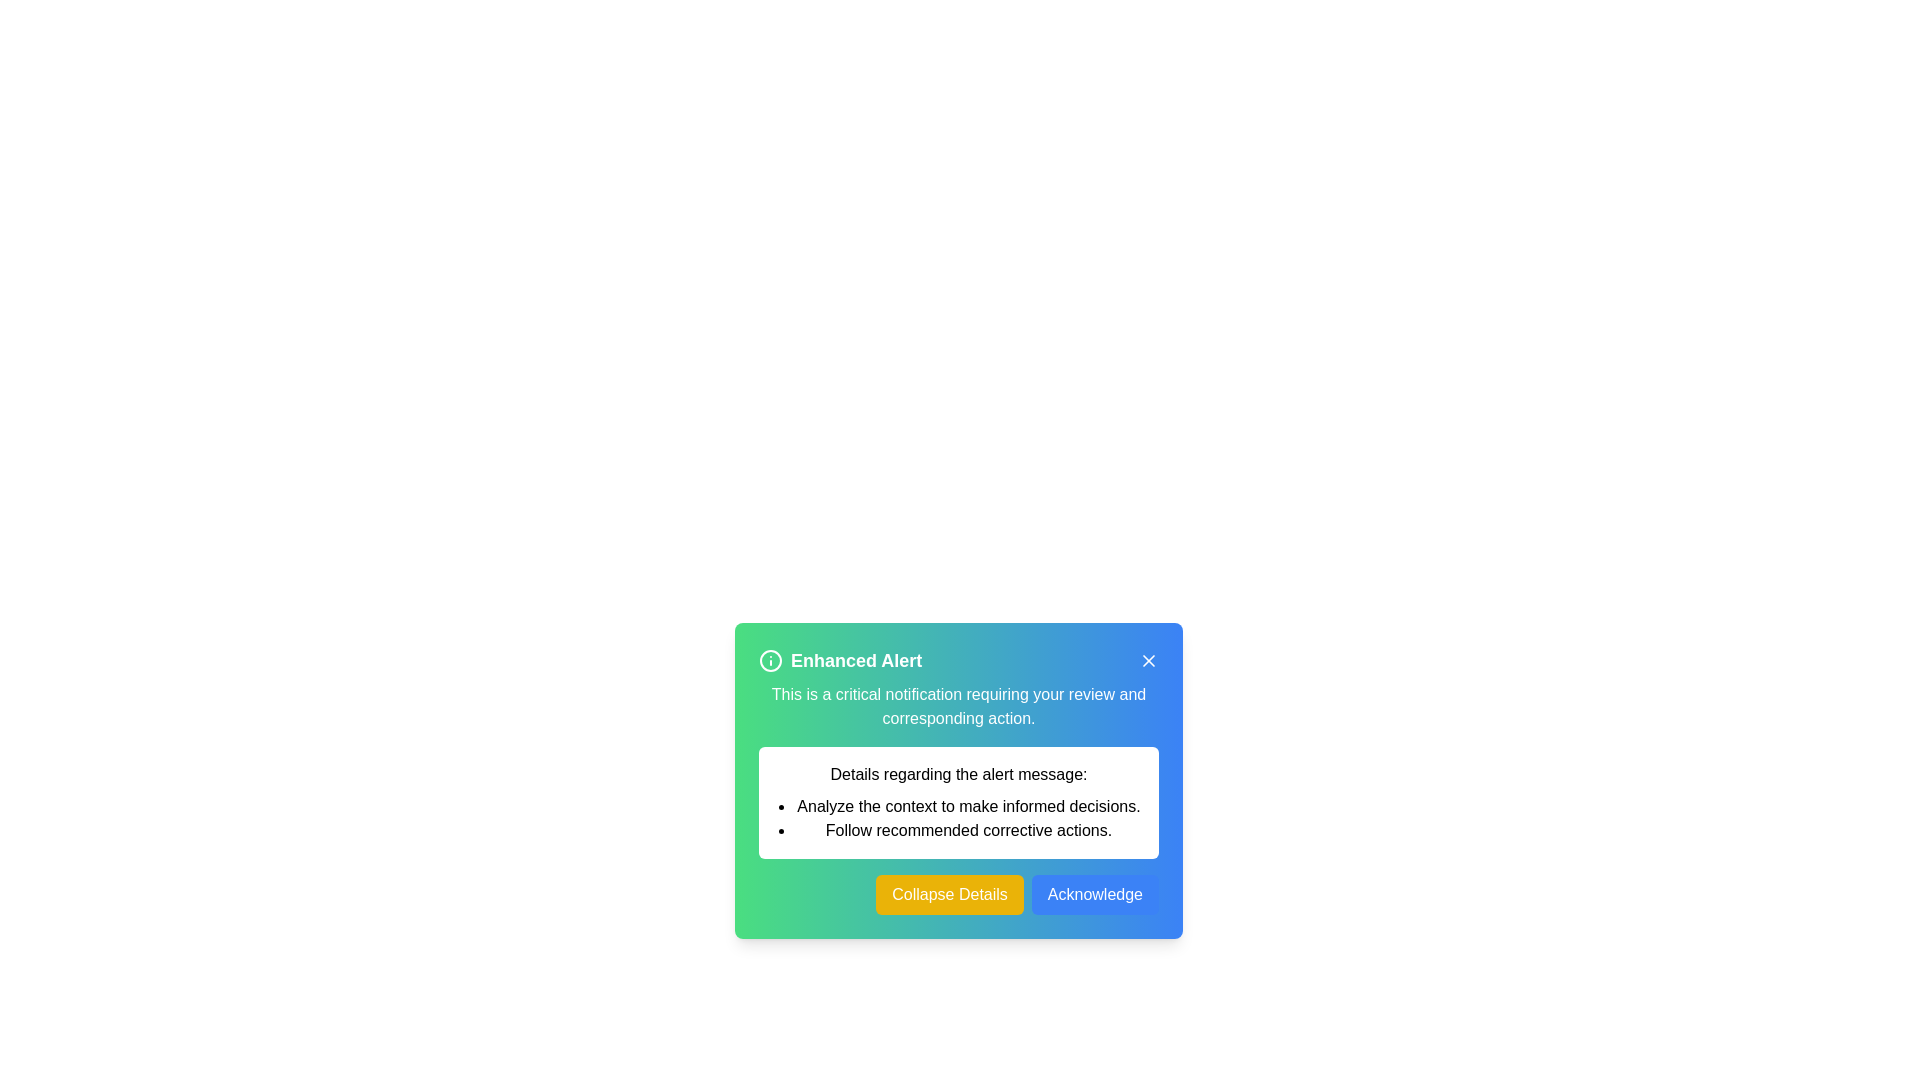 This screenshot has height=1080, width=1920. I want to click on the blue 'Acknowledge' button with rounded corners located at the bottom-right corner of the notification card to acknowledge, so click(1094, 893).